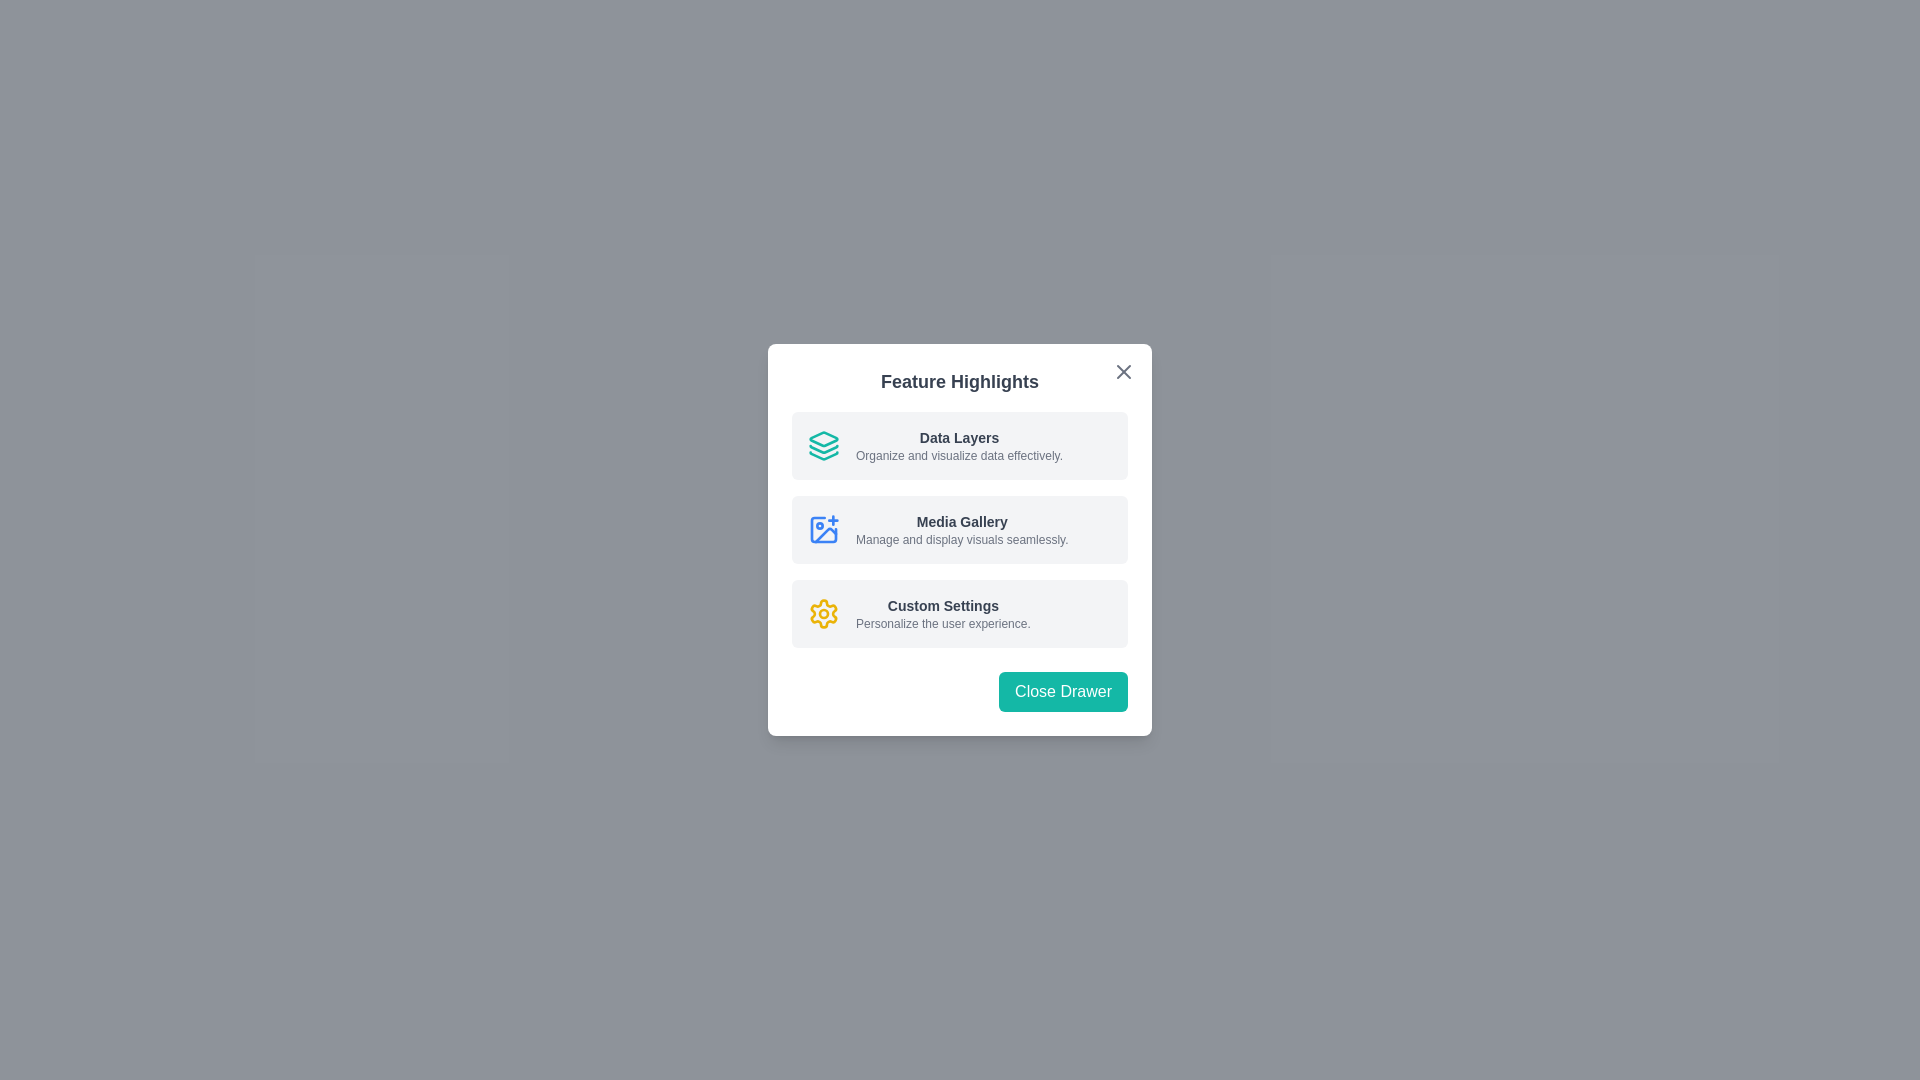 This screenshot has height=1080, width=1920. Describe the element at coordinates (824, 612) in the screenshot. I see `the yellow gear icon with an outline, which symbolizes the settings feature, located to the left of the 'Custom Settings' text` at that location.